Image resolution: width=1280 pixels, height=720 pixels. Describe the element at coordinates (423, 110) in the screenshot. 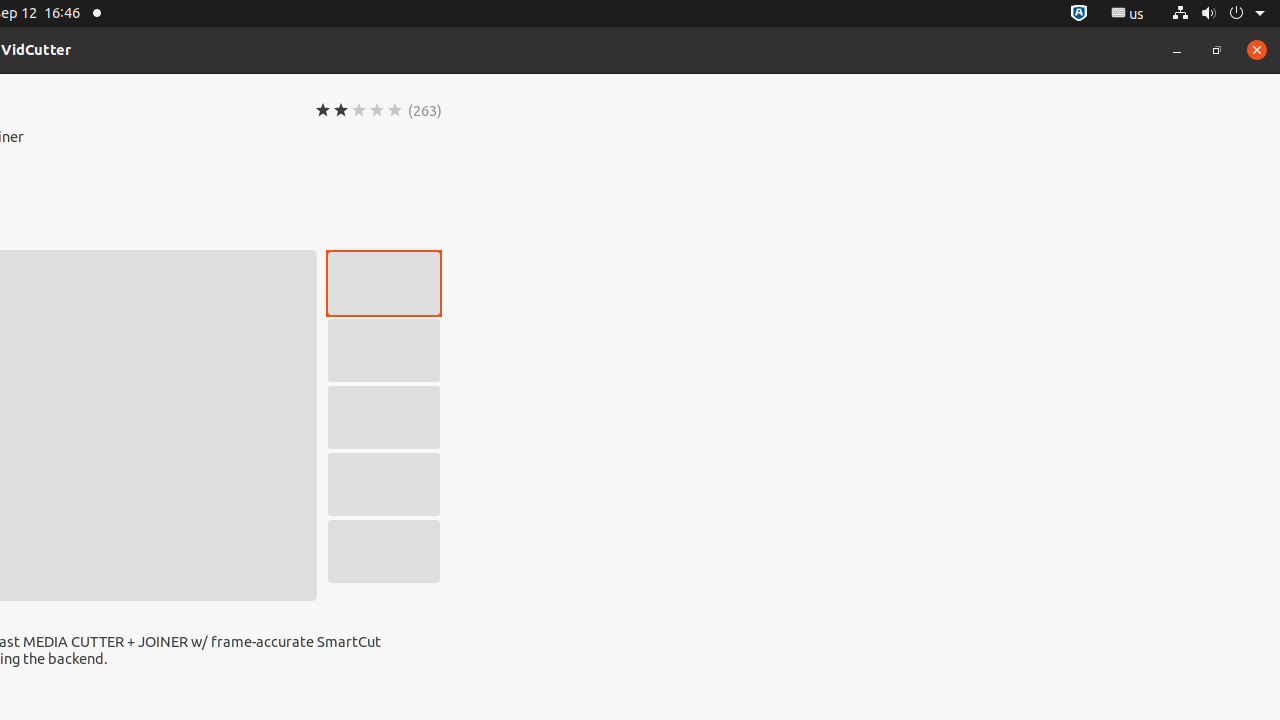

I see `'(263)'` at that location.